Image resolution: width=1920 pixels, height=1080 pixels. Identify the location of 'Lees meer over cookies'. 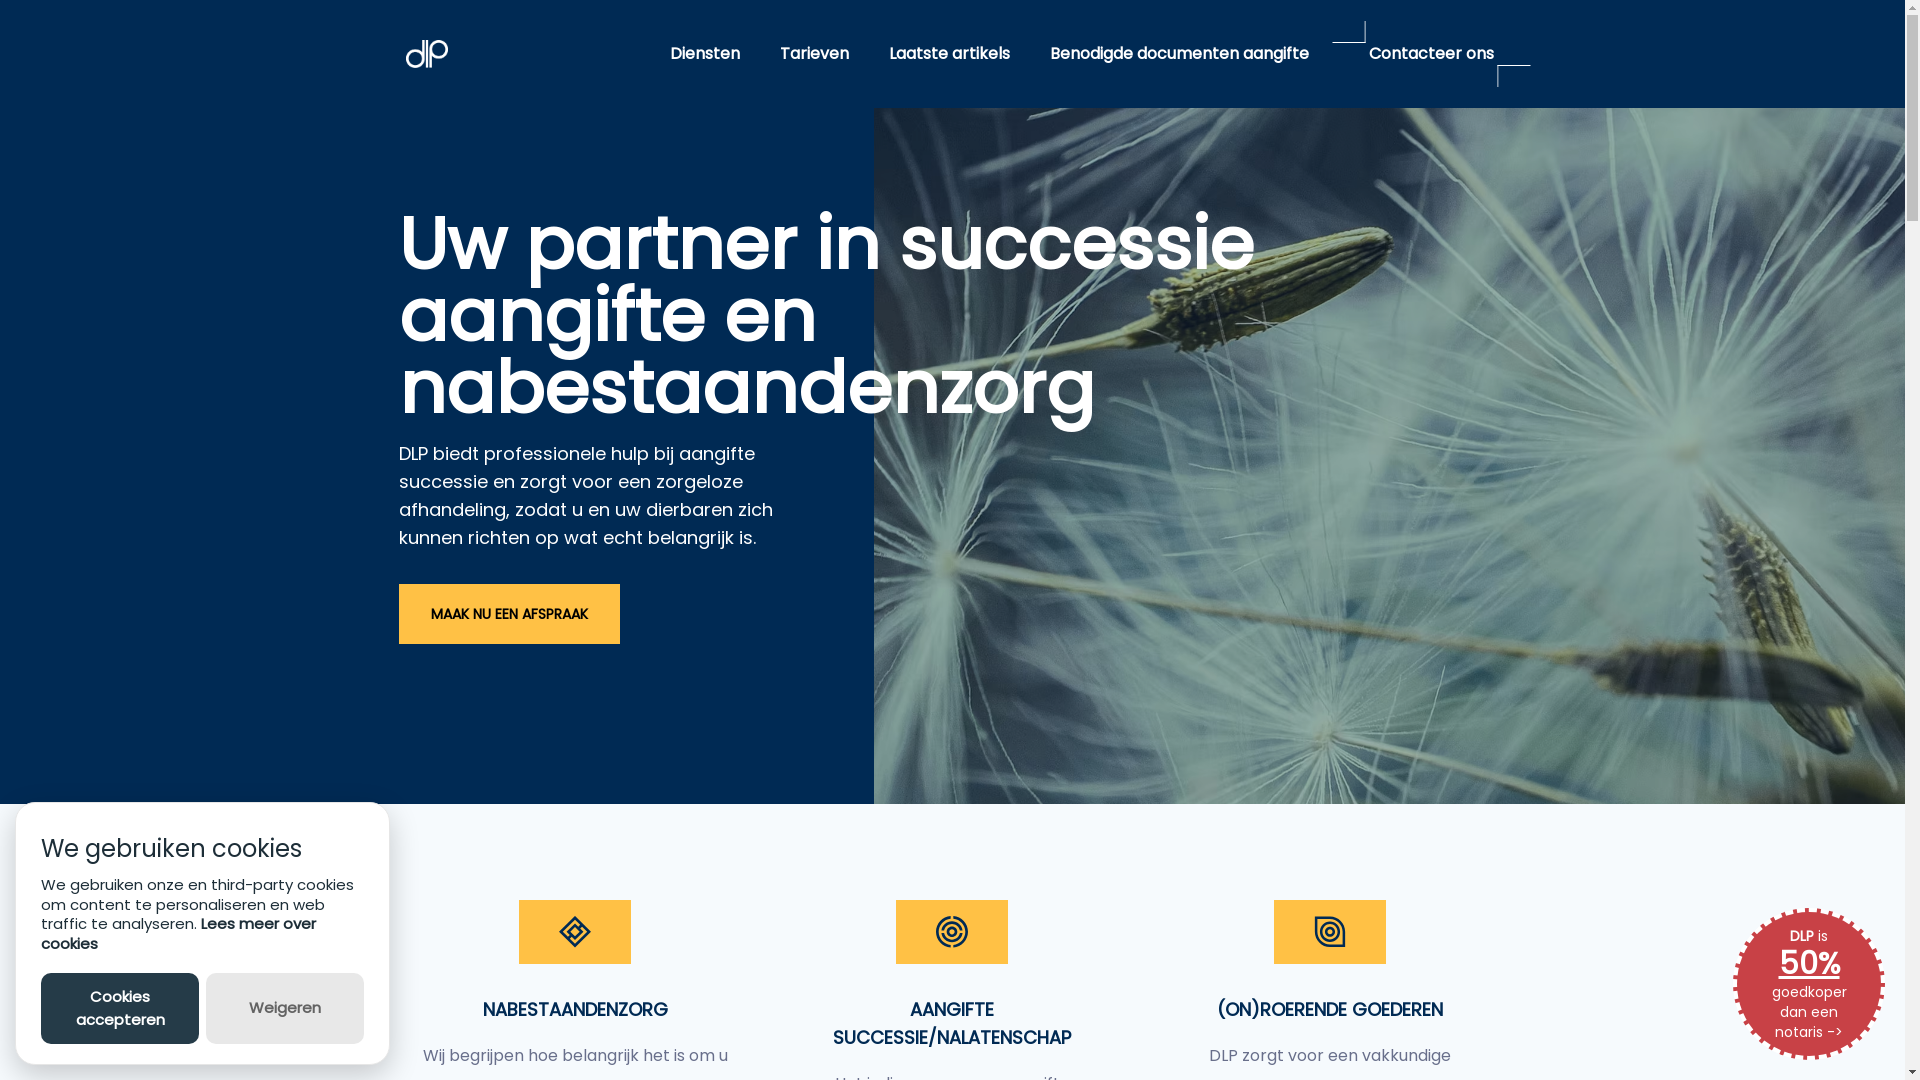
(41, 933).